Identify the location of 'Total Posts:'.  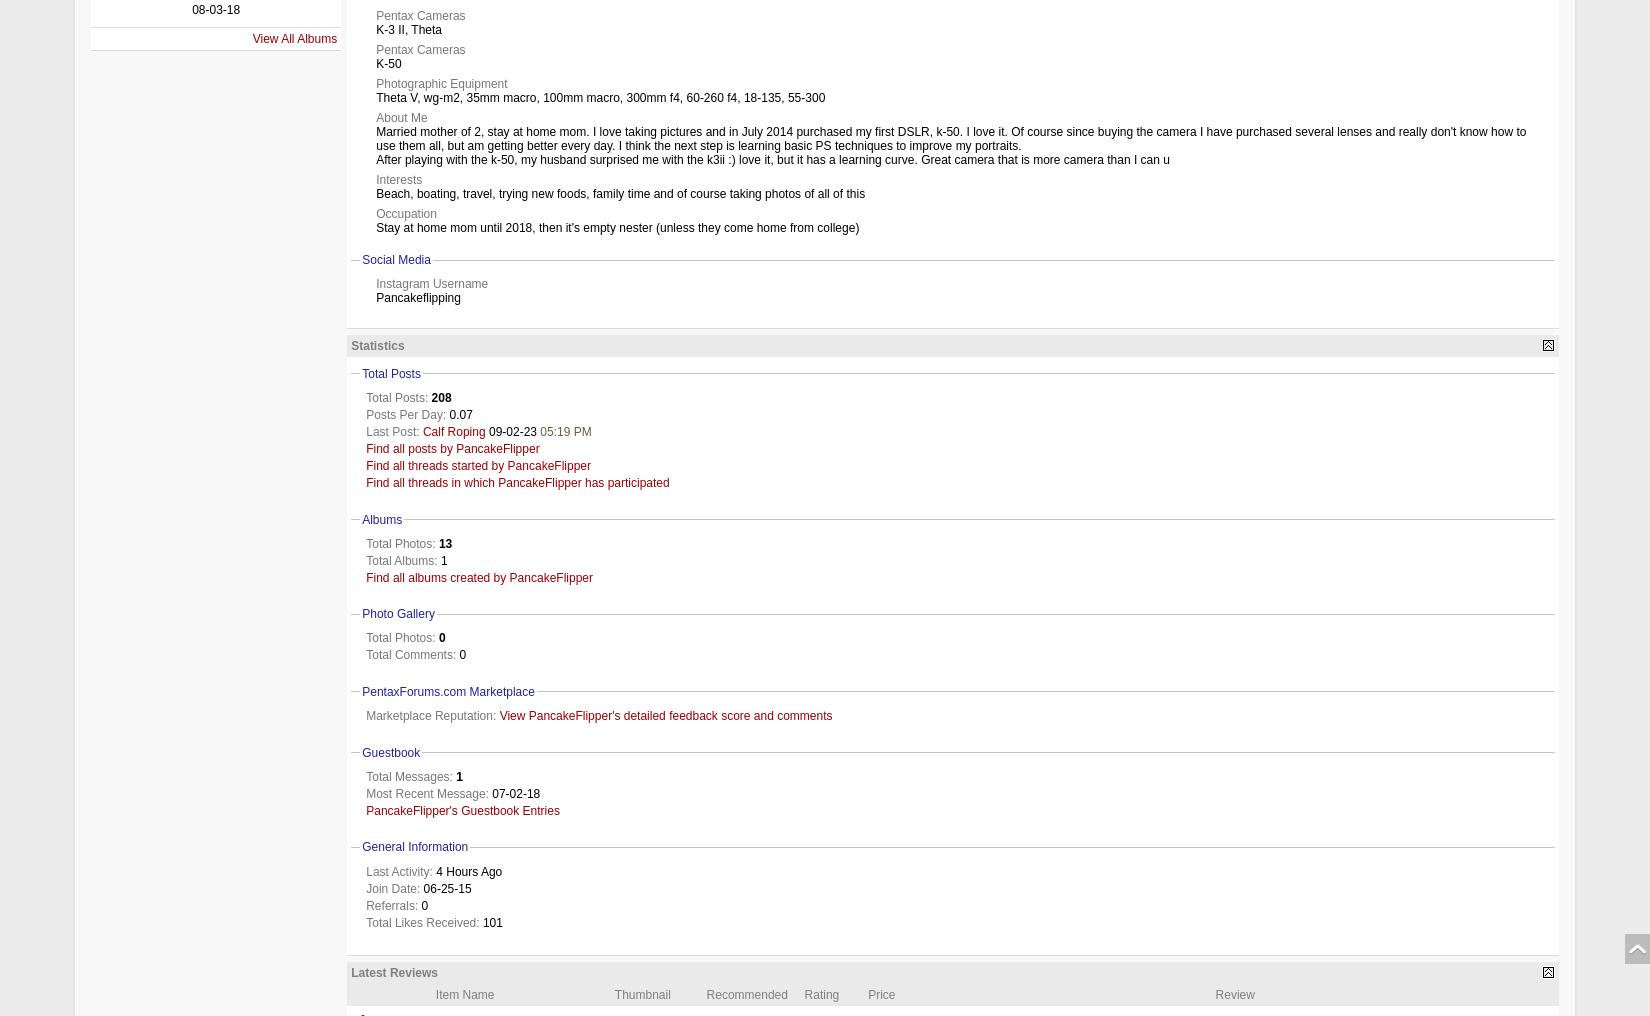
(396, 396).